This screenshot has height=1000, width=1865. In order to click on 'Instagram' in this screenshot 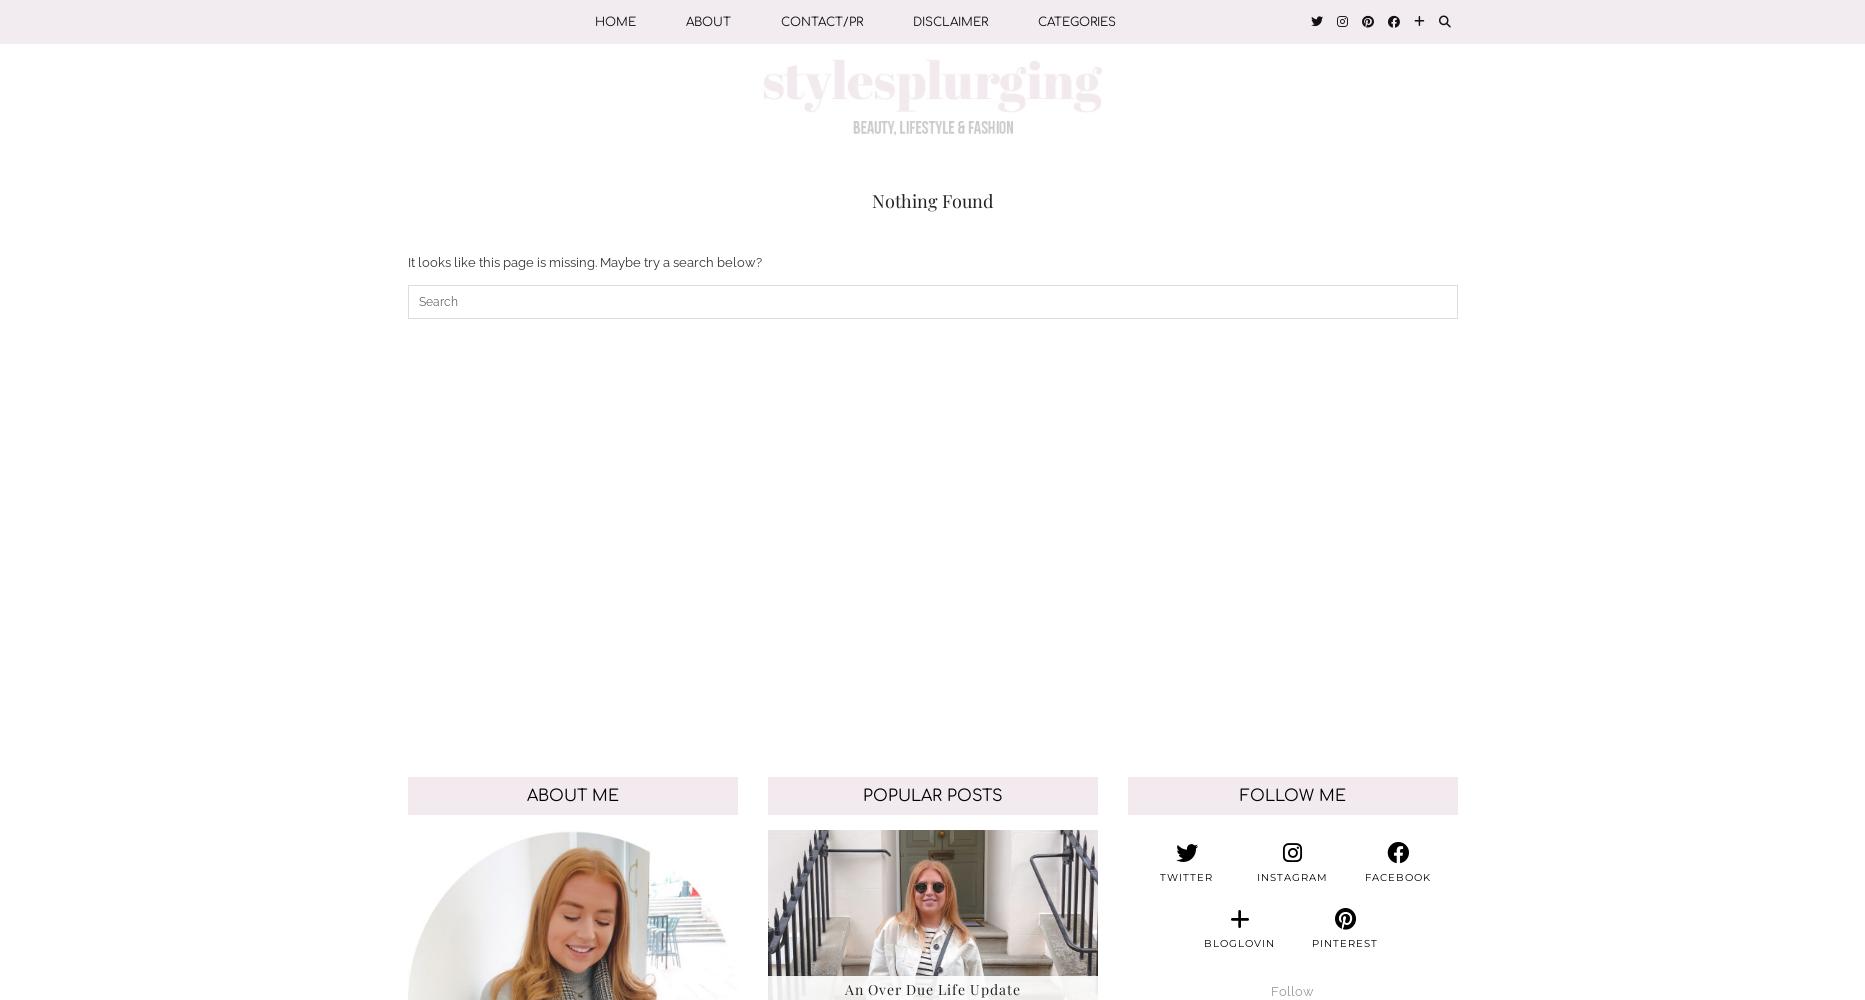, I will do `click(1291, 876)`.